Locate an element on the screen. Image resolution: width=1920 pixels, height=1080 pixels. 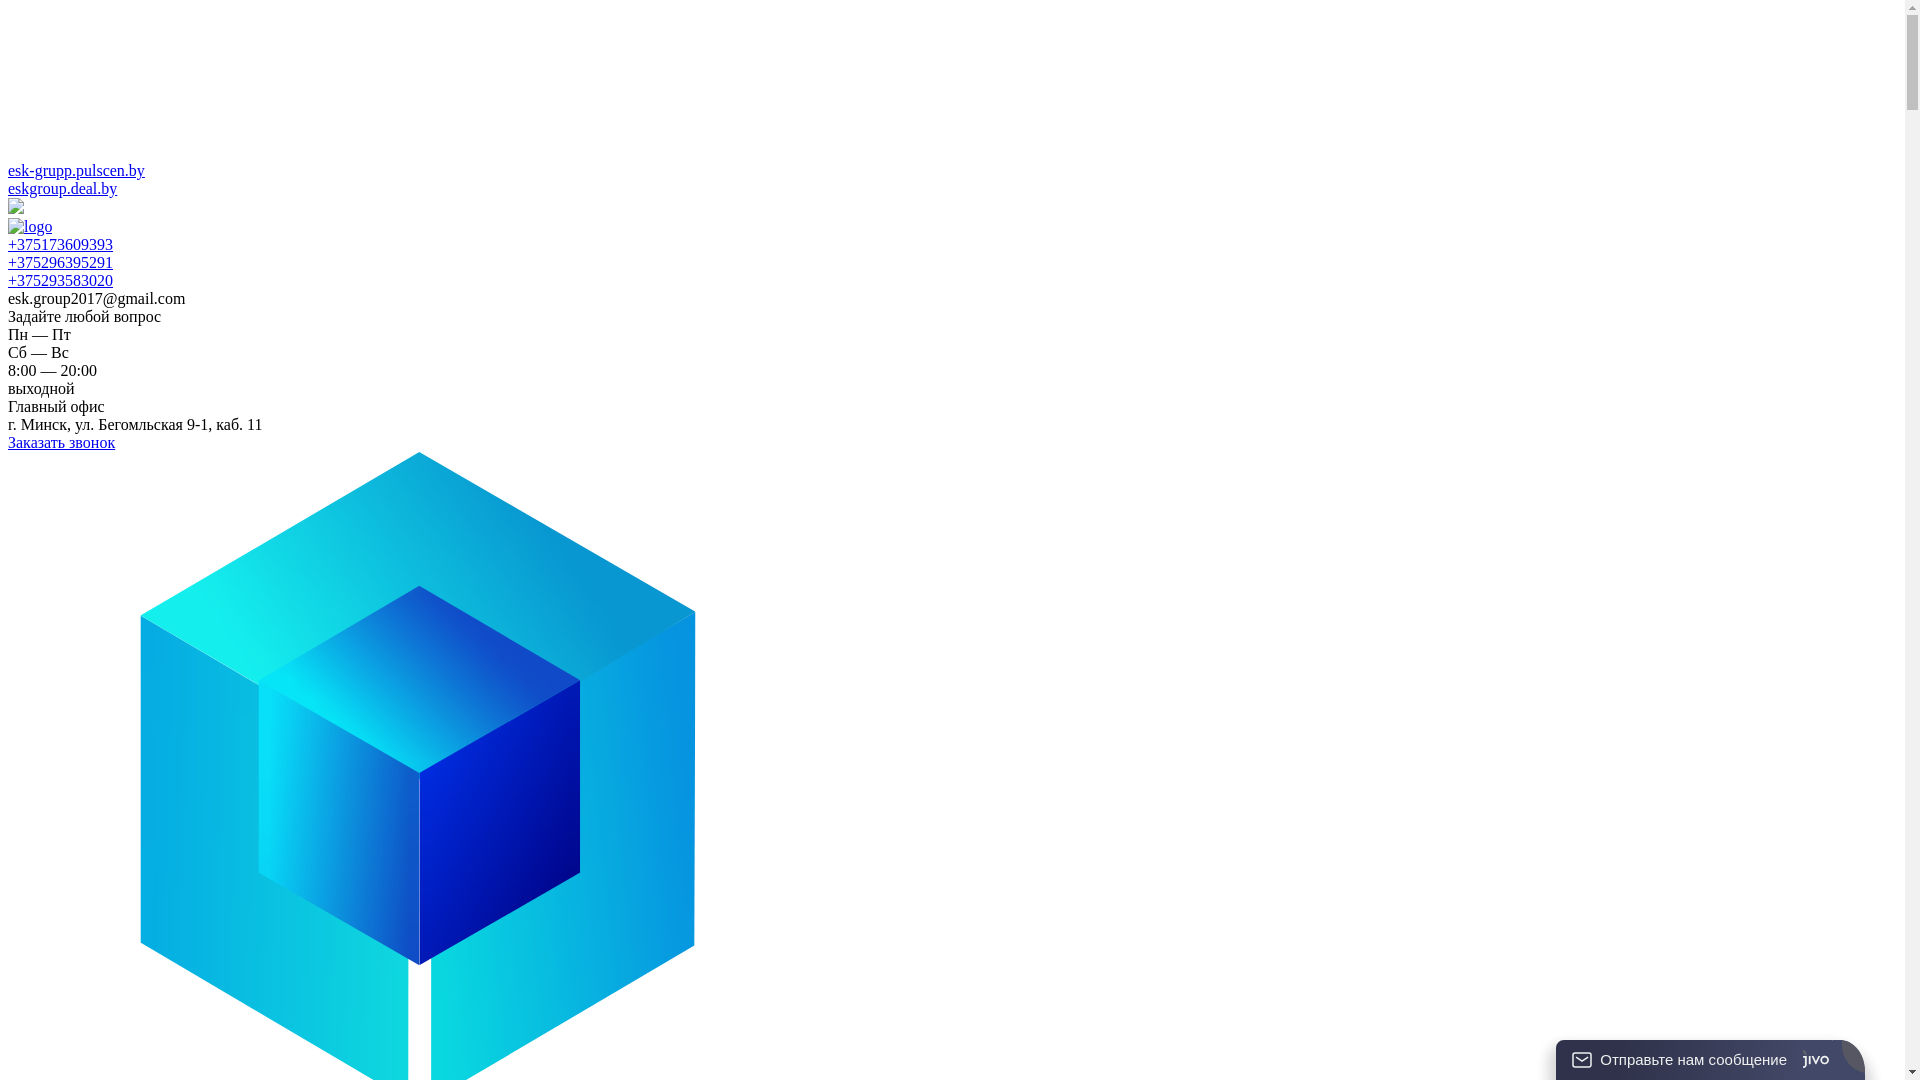
'eskgroup.deal.by' is located at coordinates (62, 188).